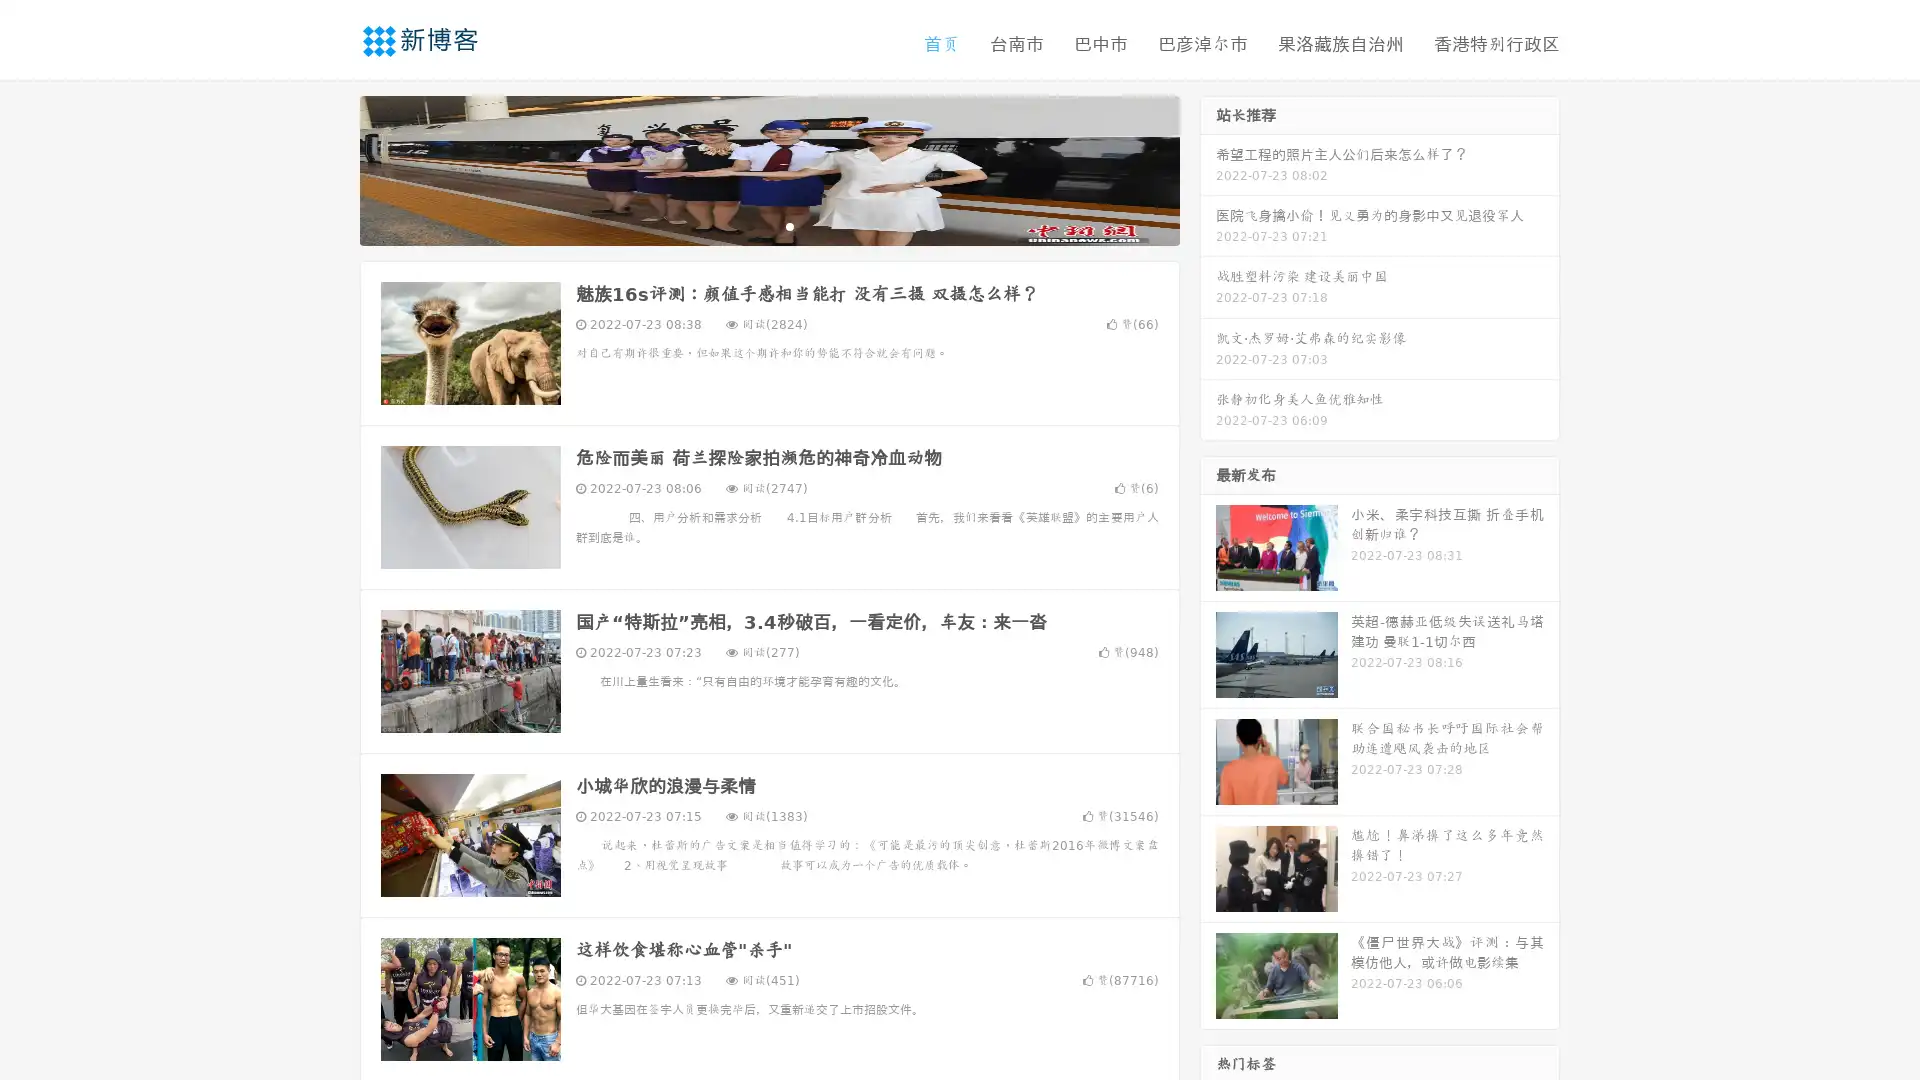  I want to click on Go to slide 3, so click(789, 225).